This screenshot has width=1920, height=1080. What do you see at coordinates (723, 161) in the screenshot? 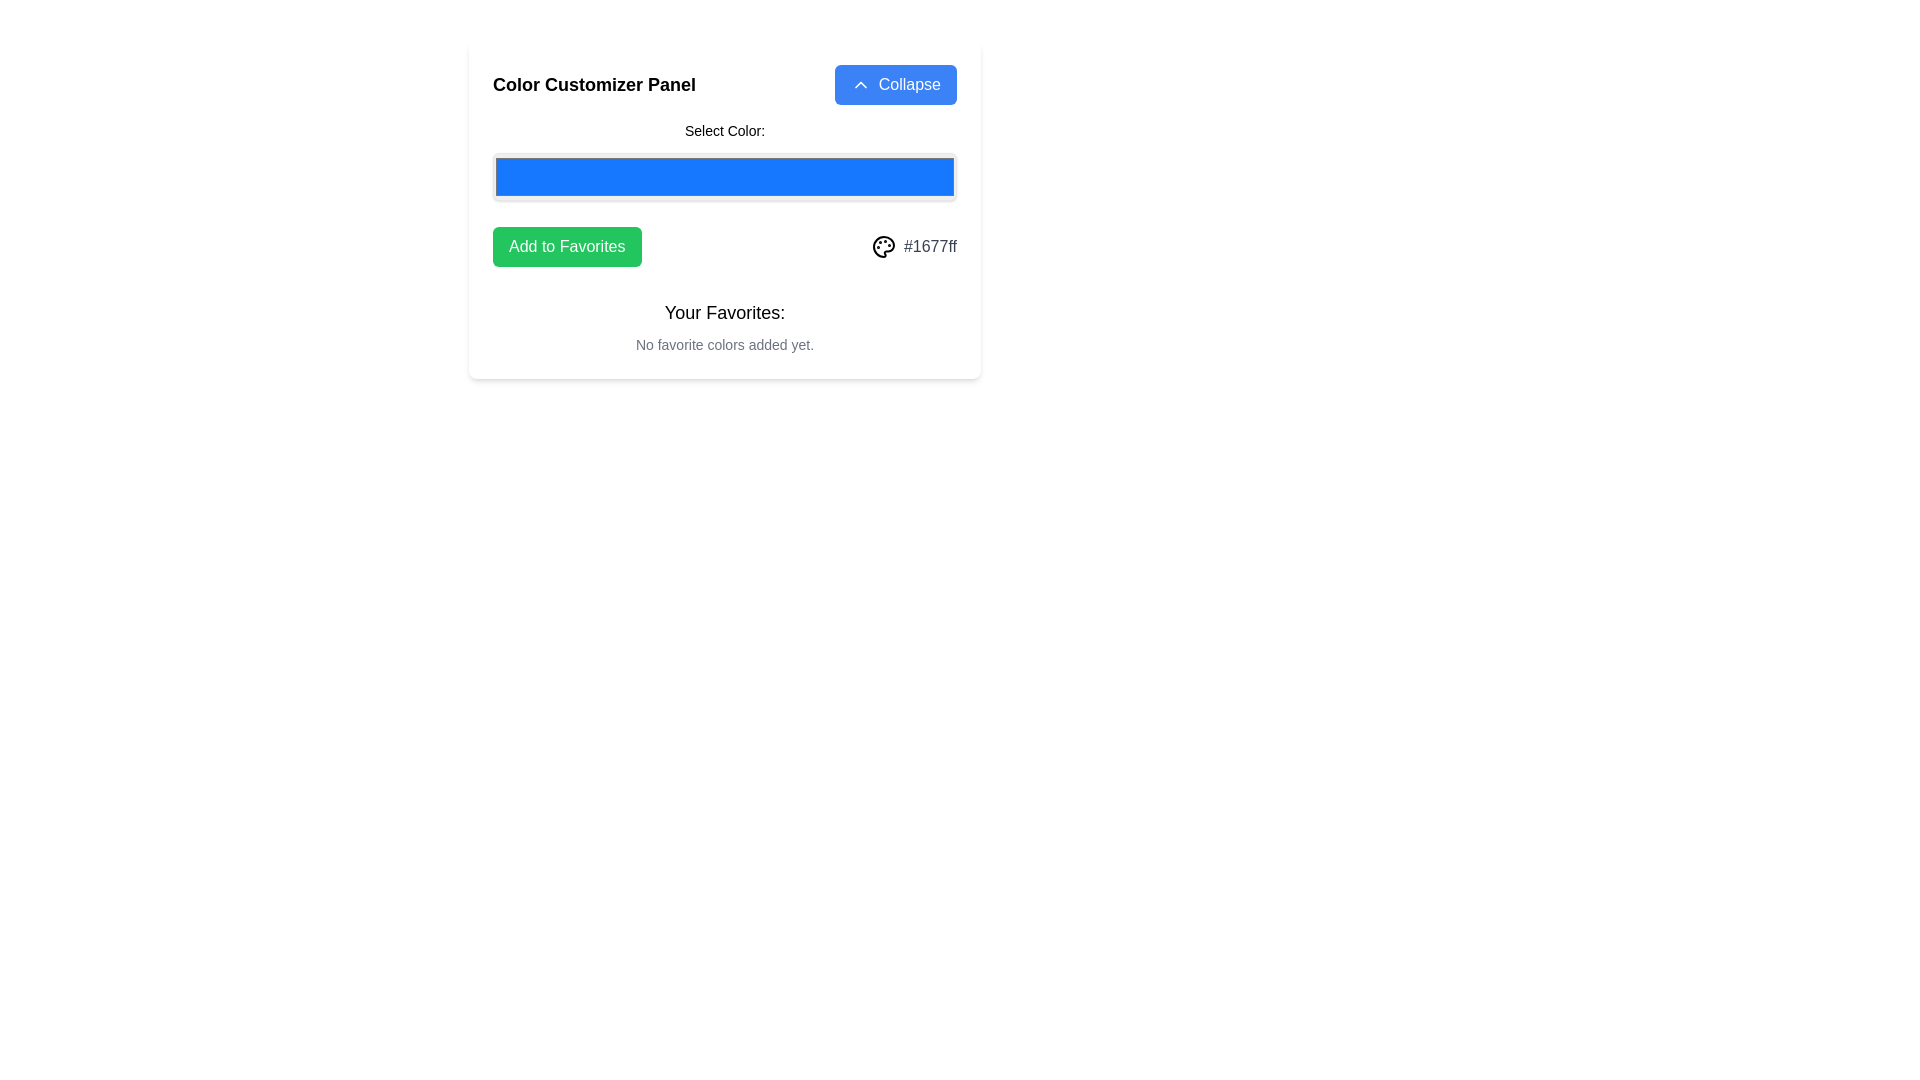
I see `the color selection area labeled 'Select Color:'` at bounding box center [723, 161].